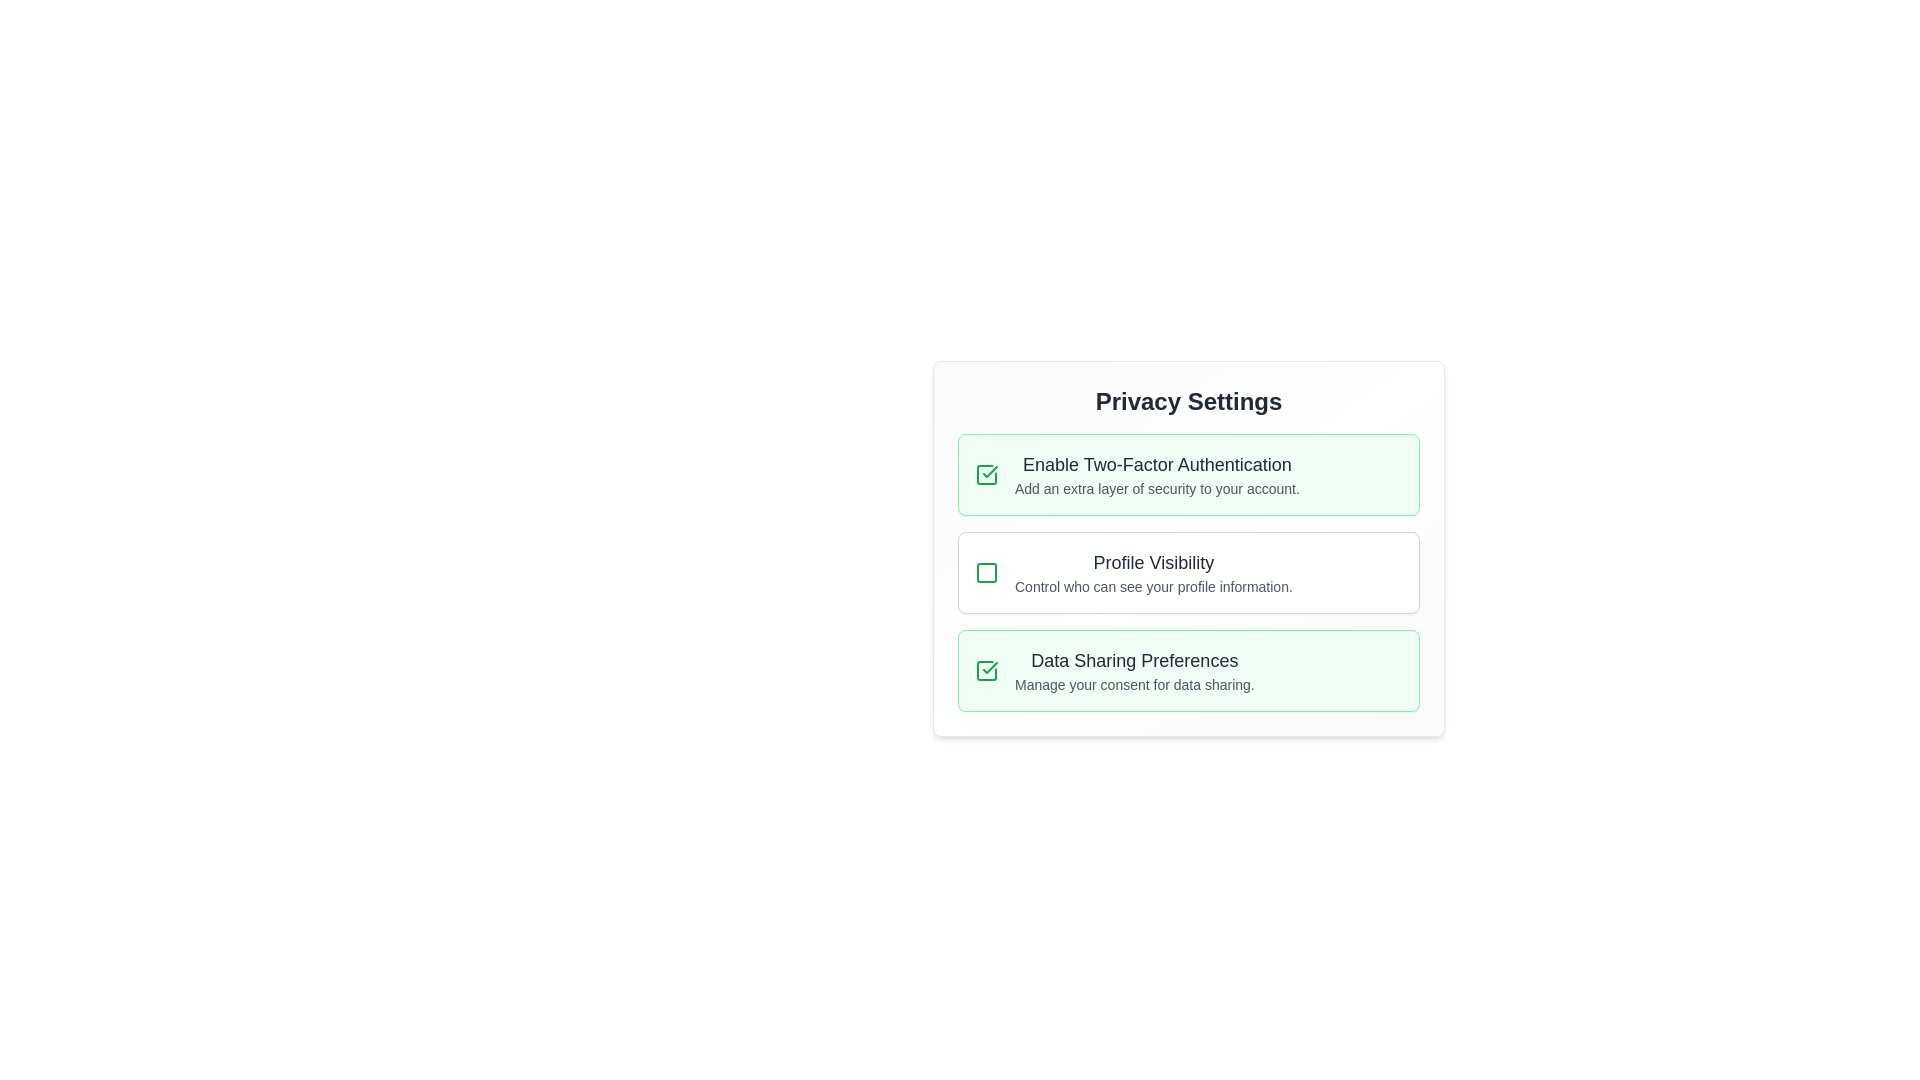  Describe the element at coordinates (987, 474) in the screenshot. I see `the selected checkbox for 'Enable Two-Factor Authentication' to deselect it` at that location.